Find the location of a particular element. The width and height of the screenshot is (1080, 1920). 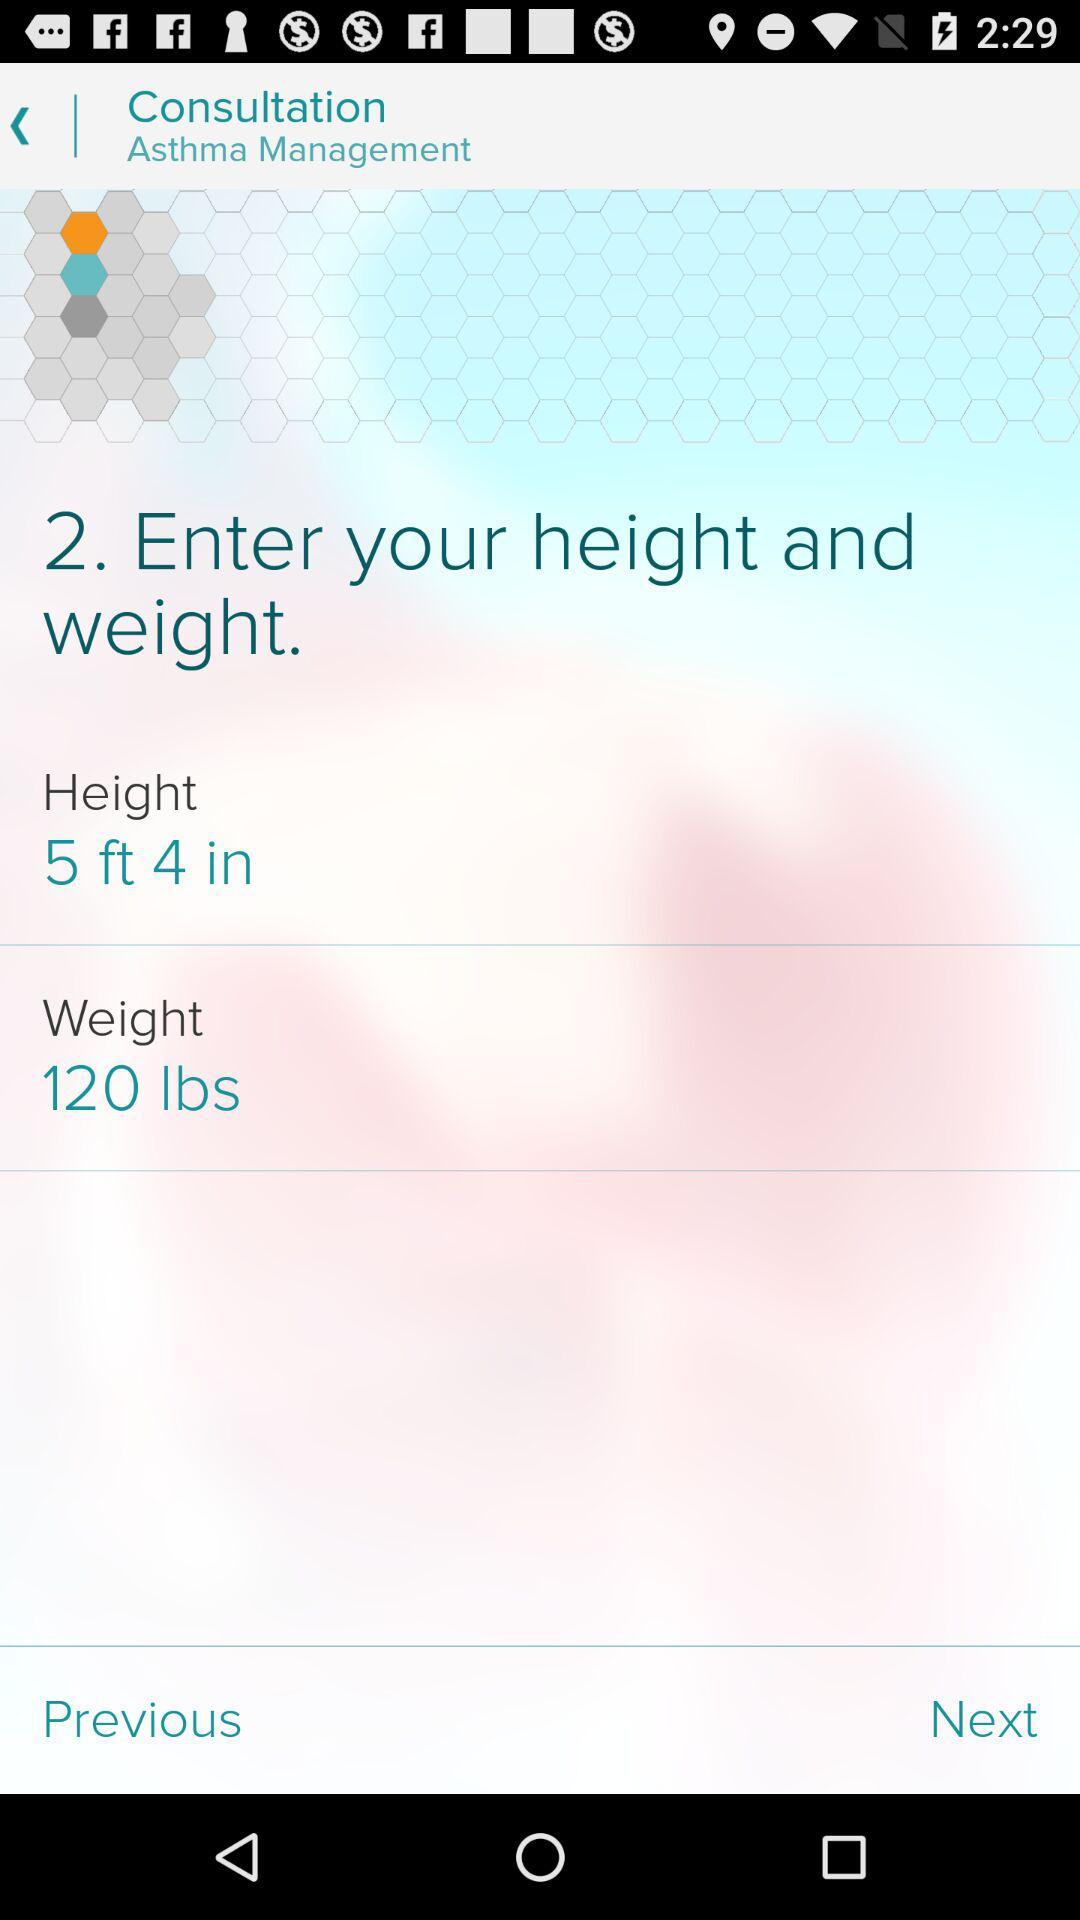

the 120 lbs icon is located at coordinates (540, 1088).